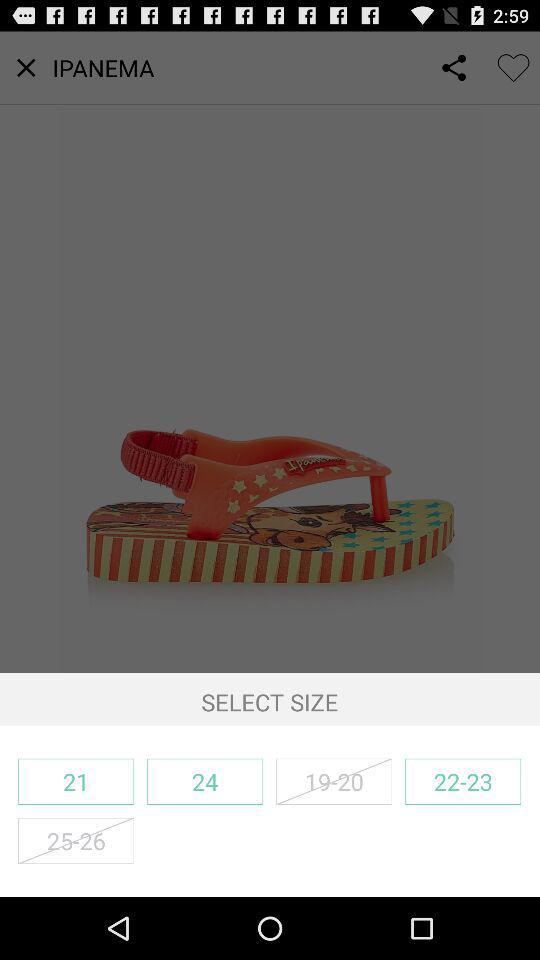 This screenshot has height=960, width=540. What do you see at coordinates (270, 352) in the screenshot?
I see `icon at the center` at bounding box center [270, 352].